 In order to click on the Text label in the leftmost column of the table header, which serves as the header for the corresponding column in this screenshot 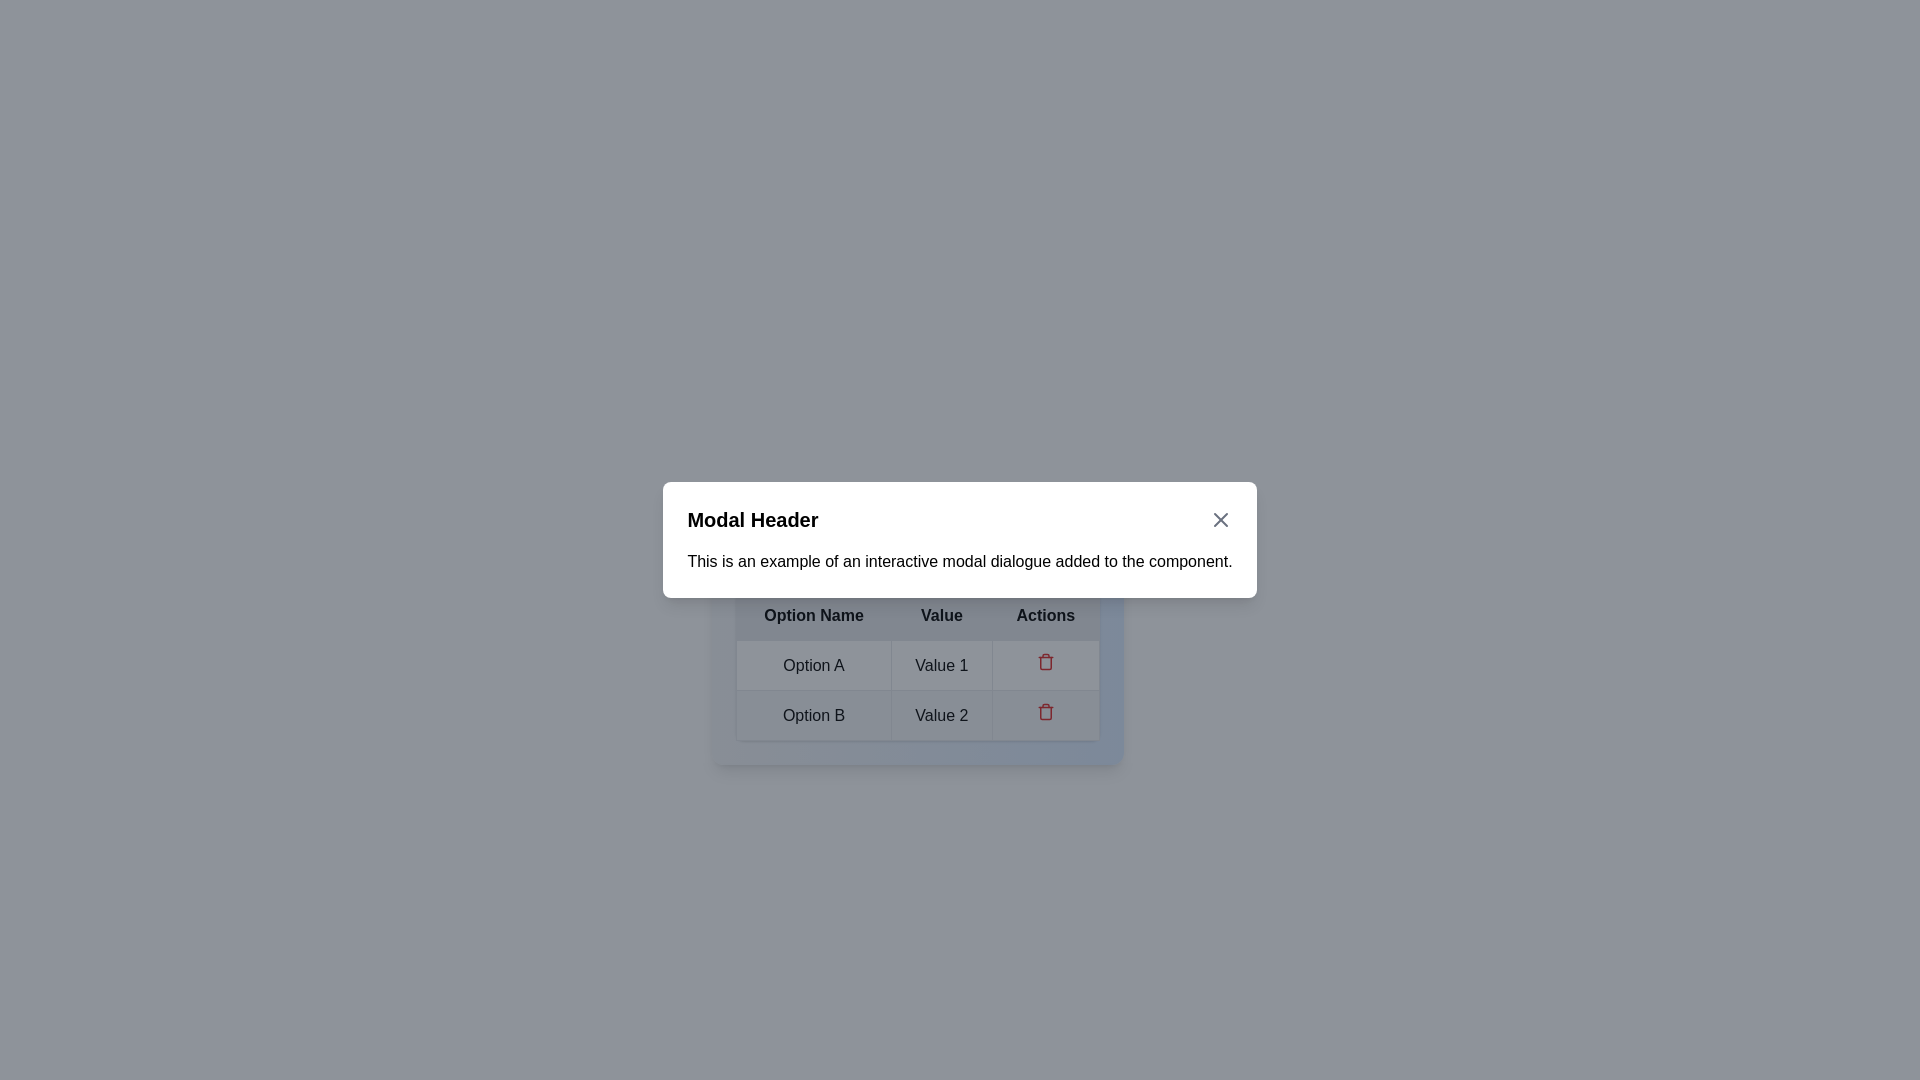, I will do `click(814, 615)`.